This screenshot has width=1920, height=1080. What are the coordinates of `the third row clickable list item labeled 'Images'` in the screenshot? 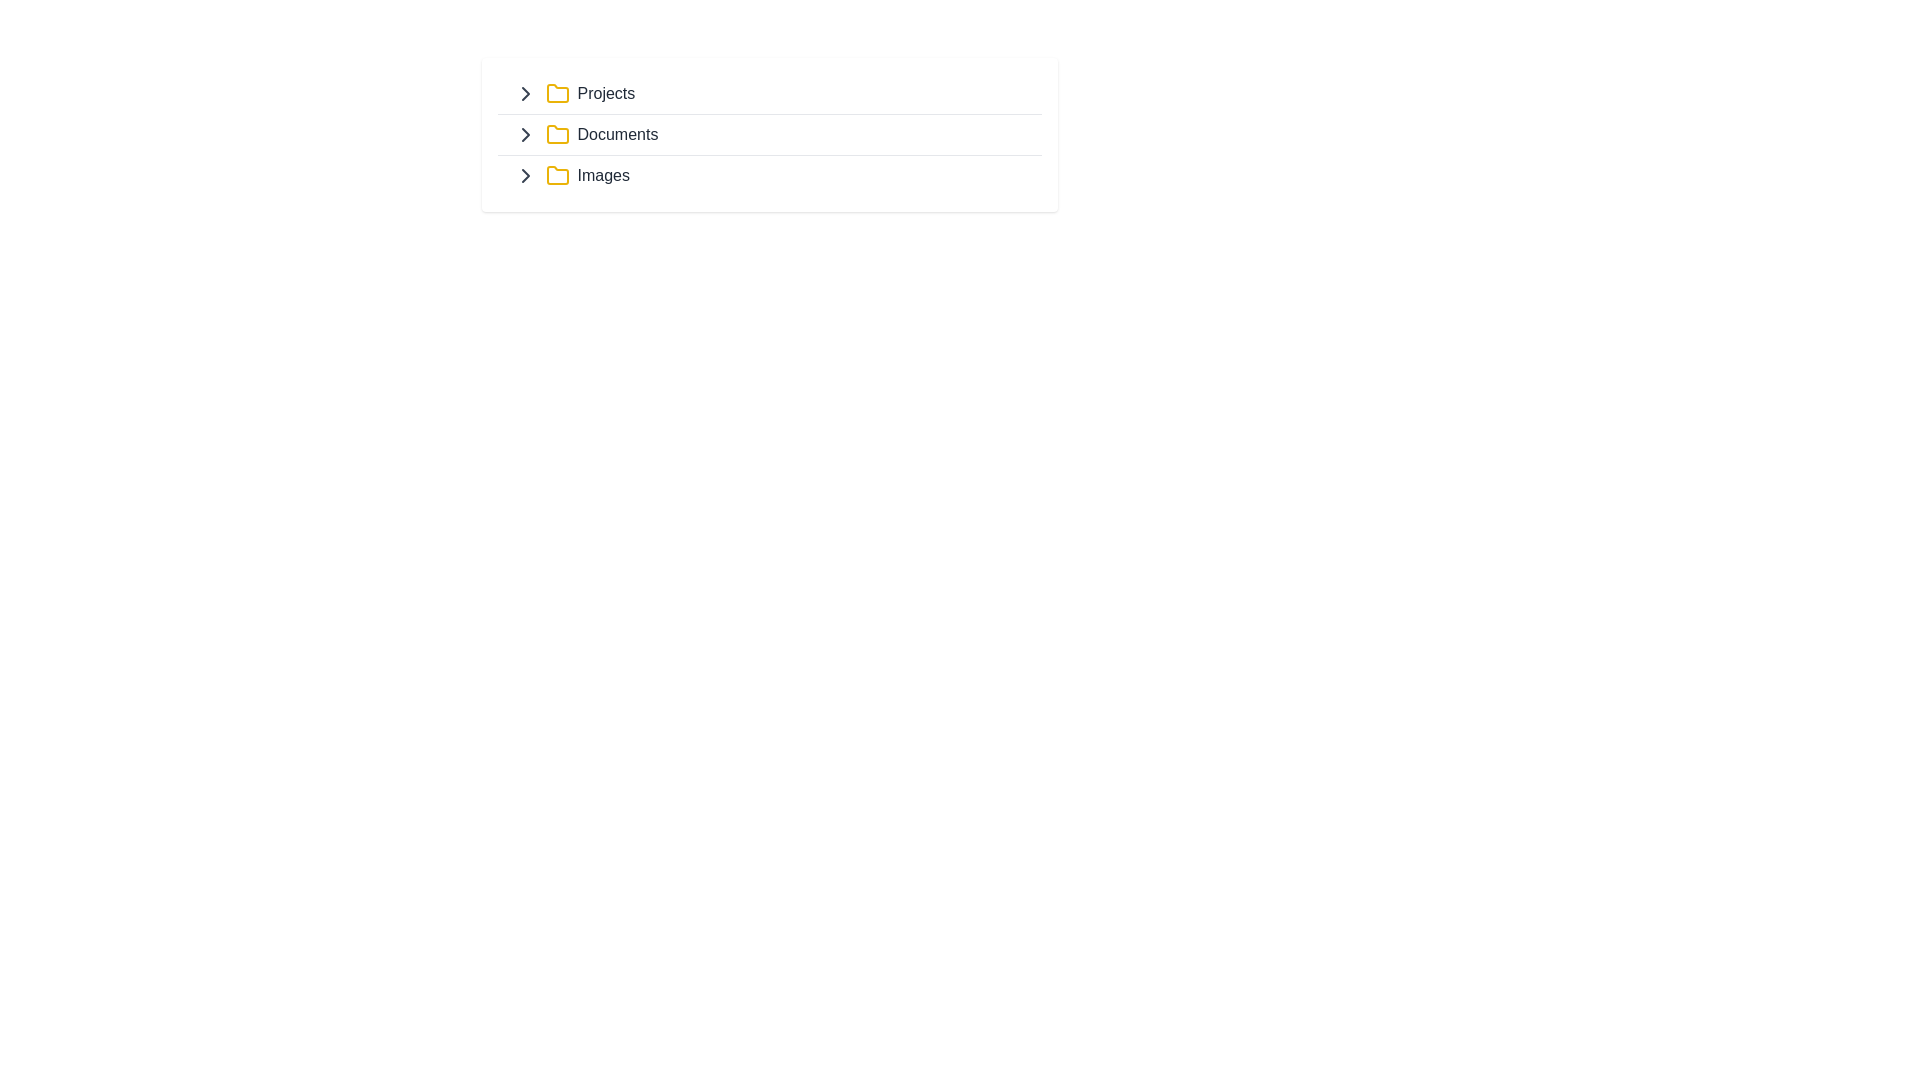 It's located at (768, 175).